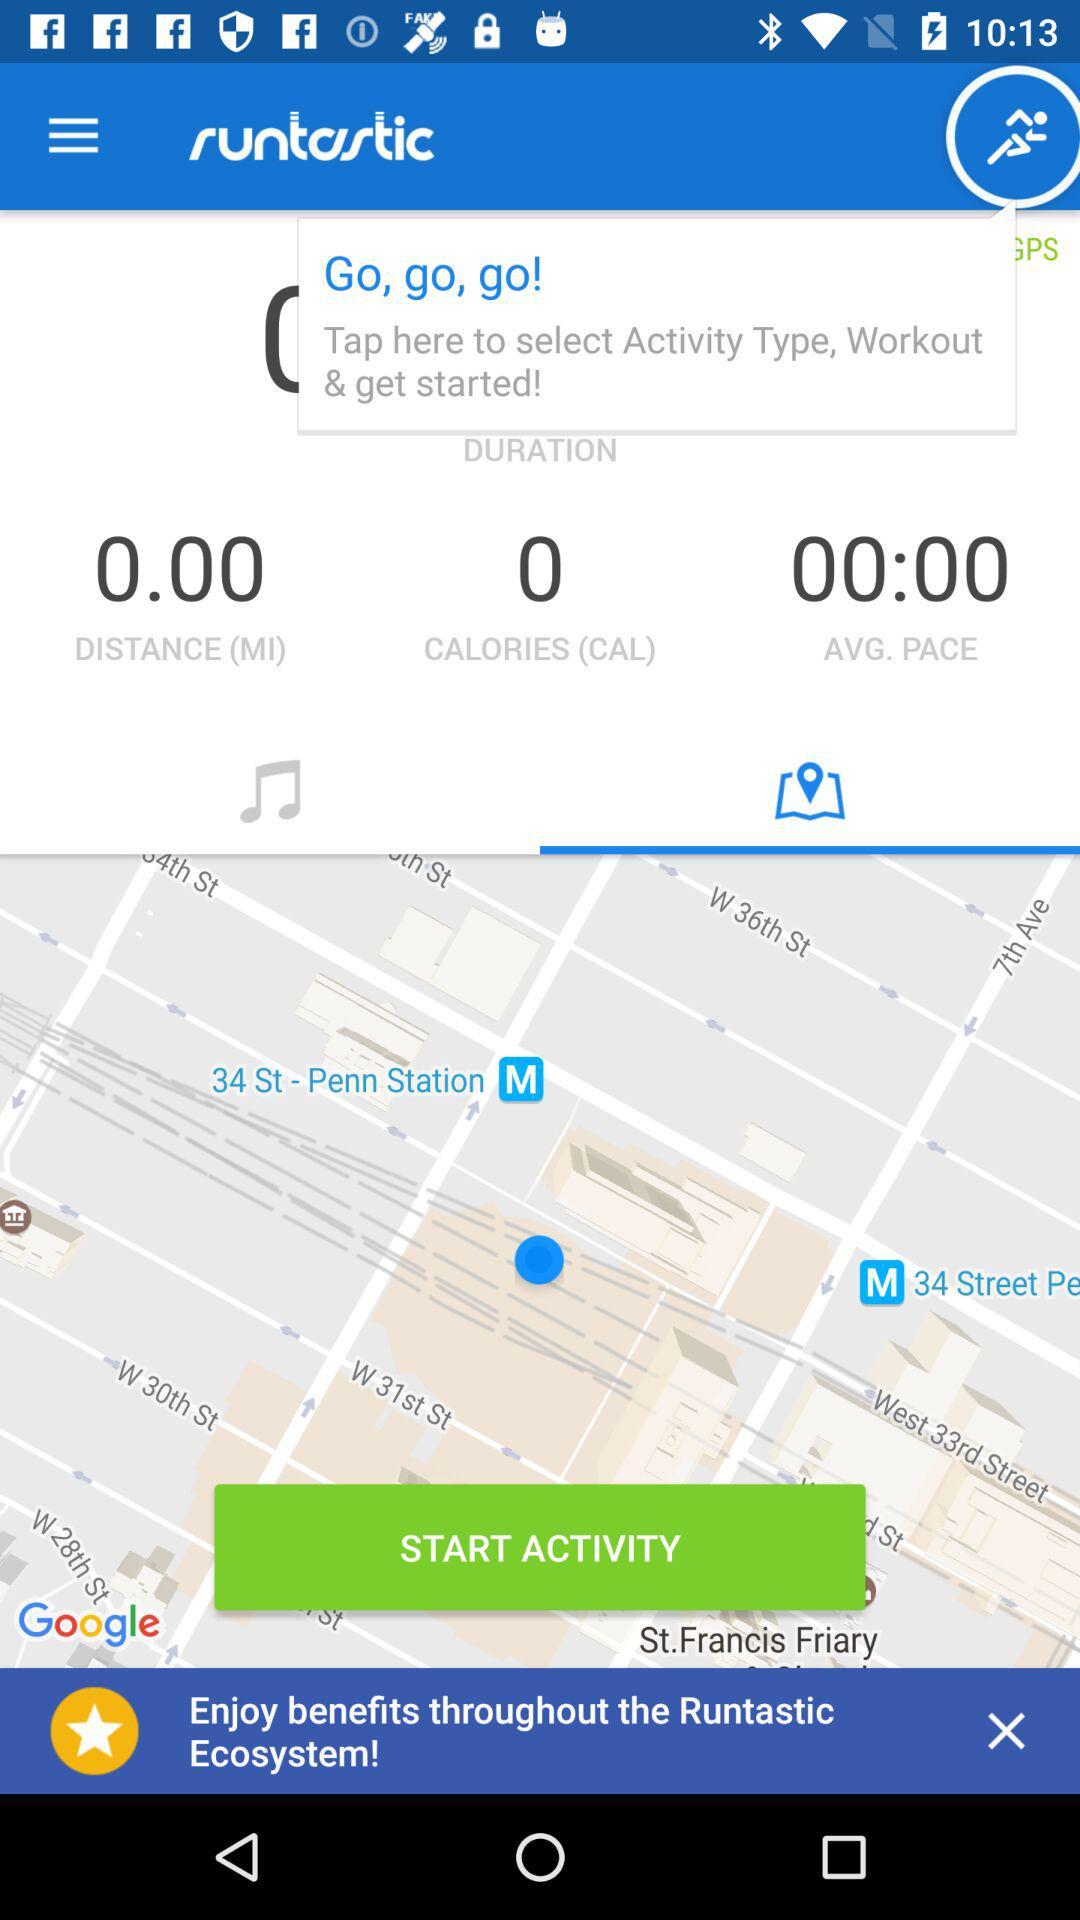 This screenshot has width=1080, height=1920. What do you see at coordinates (1006, 1730) in the screenshot?
I see `the close icon` at bounding box center [1006, 1730].